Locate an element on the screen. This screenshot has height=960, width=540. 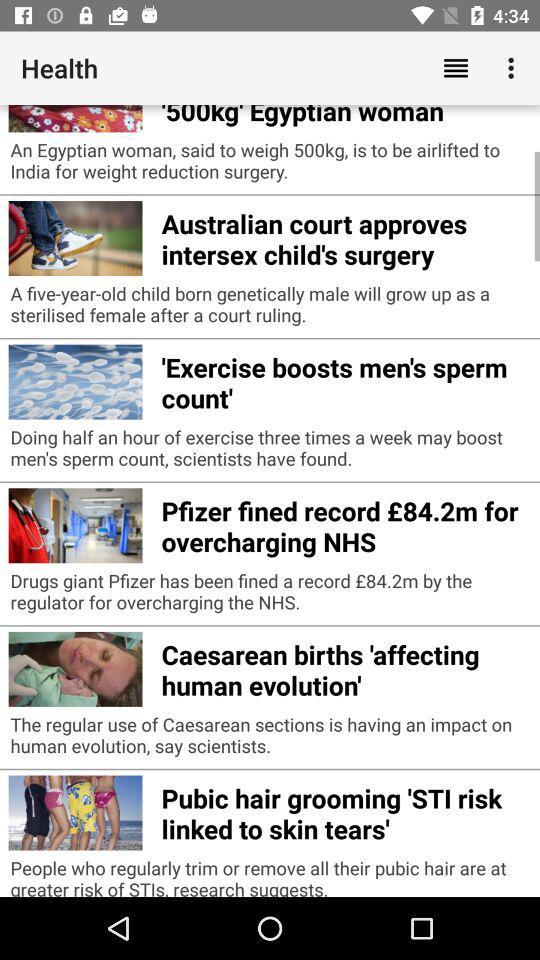
the people who regularly is located at coordinates (270, 875).